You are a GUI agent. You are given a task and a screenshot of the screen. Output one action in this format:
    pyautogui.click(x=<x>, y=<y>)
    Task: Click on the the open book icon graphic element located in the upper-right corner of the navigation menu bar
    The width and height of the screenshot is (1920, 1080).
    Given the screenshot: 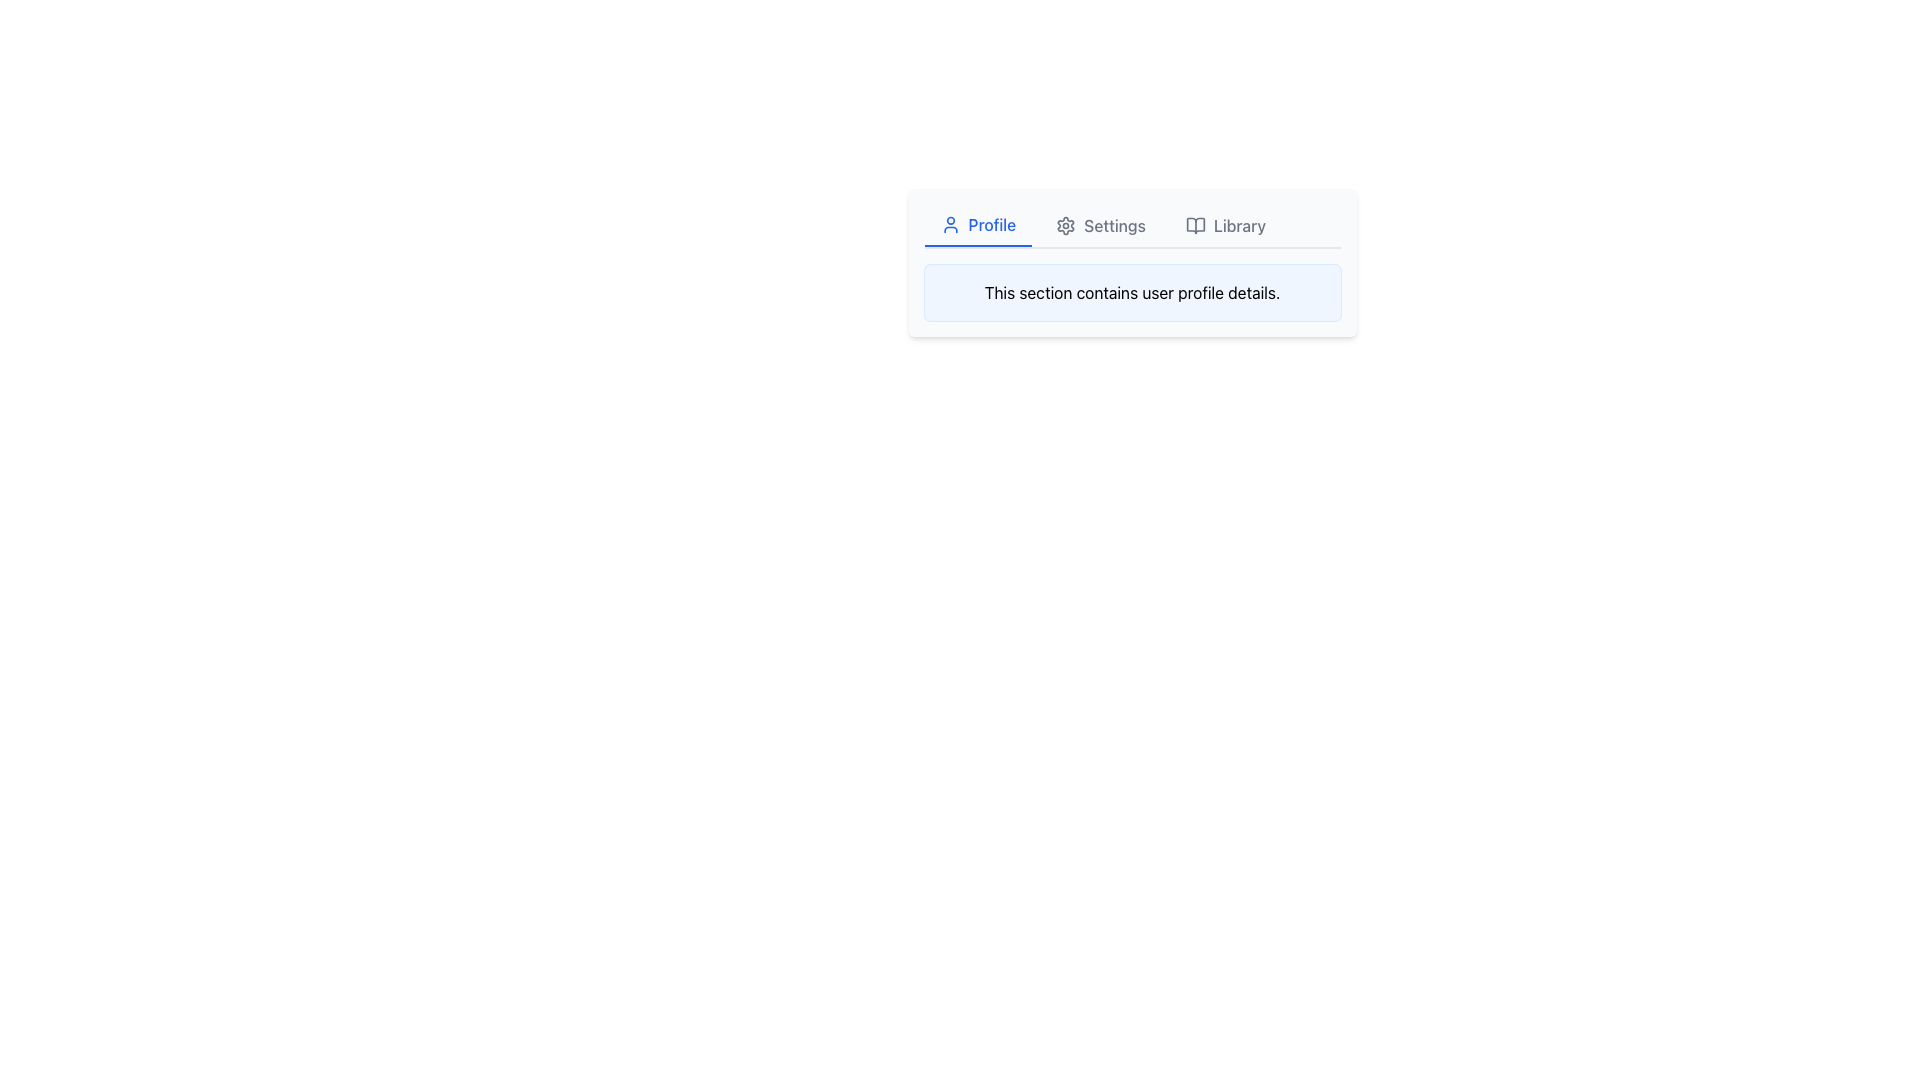 What is the action you would take?
    pyautogui.click(x=1195, y=225)
    